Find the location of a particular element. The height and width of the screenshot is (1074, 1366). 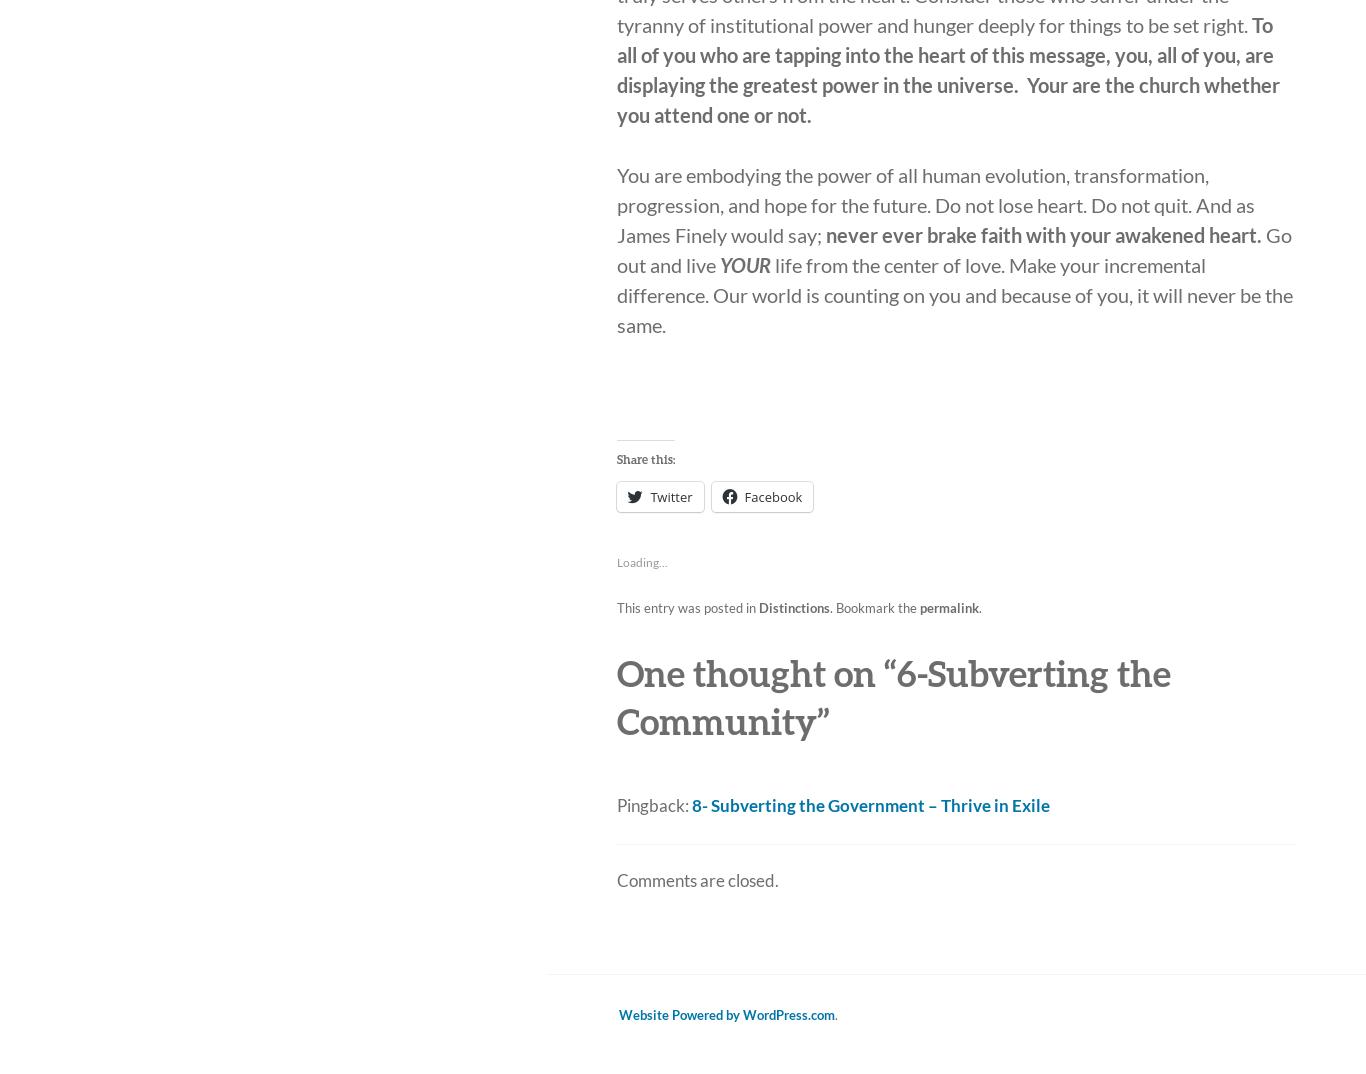

'Share this:' is located at coordinates (644, 458).